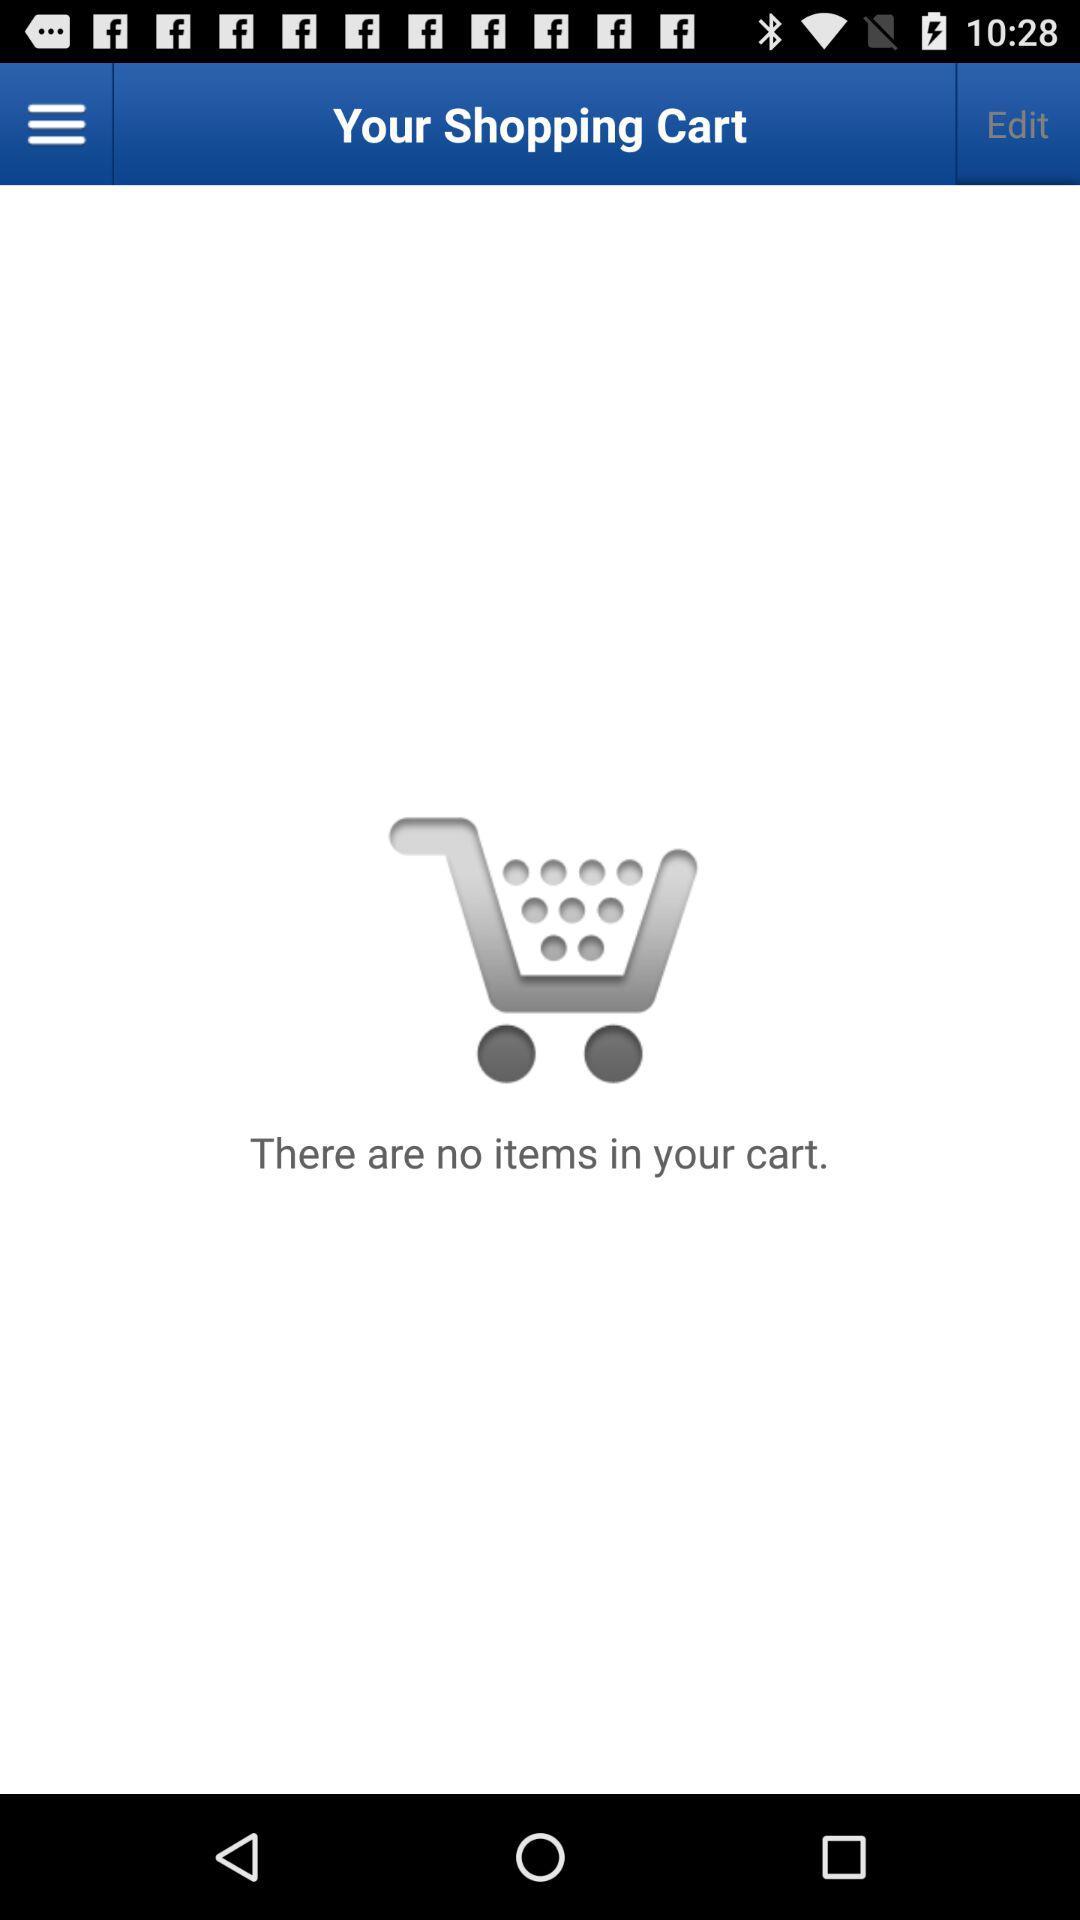 The height and width of the screenshot is (1920, 1080). I want to click on edit, so click(1017, 123).